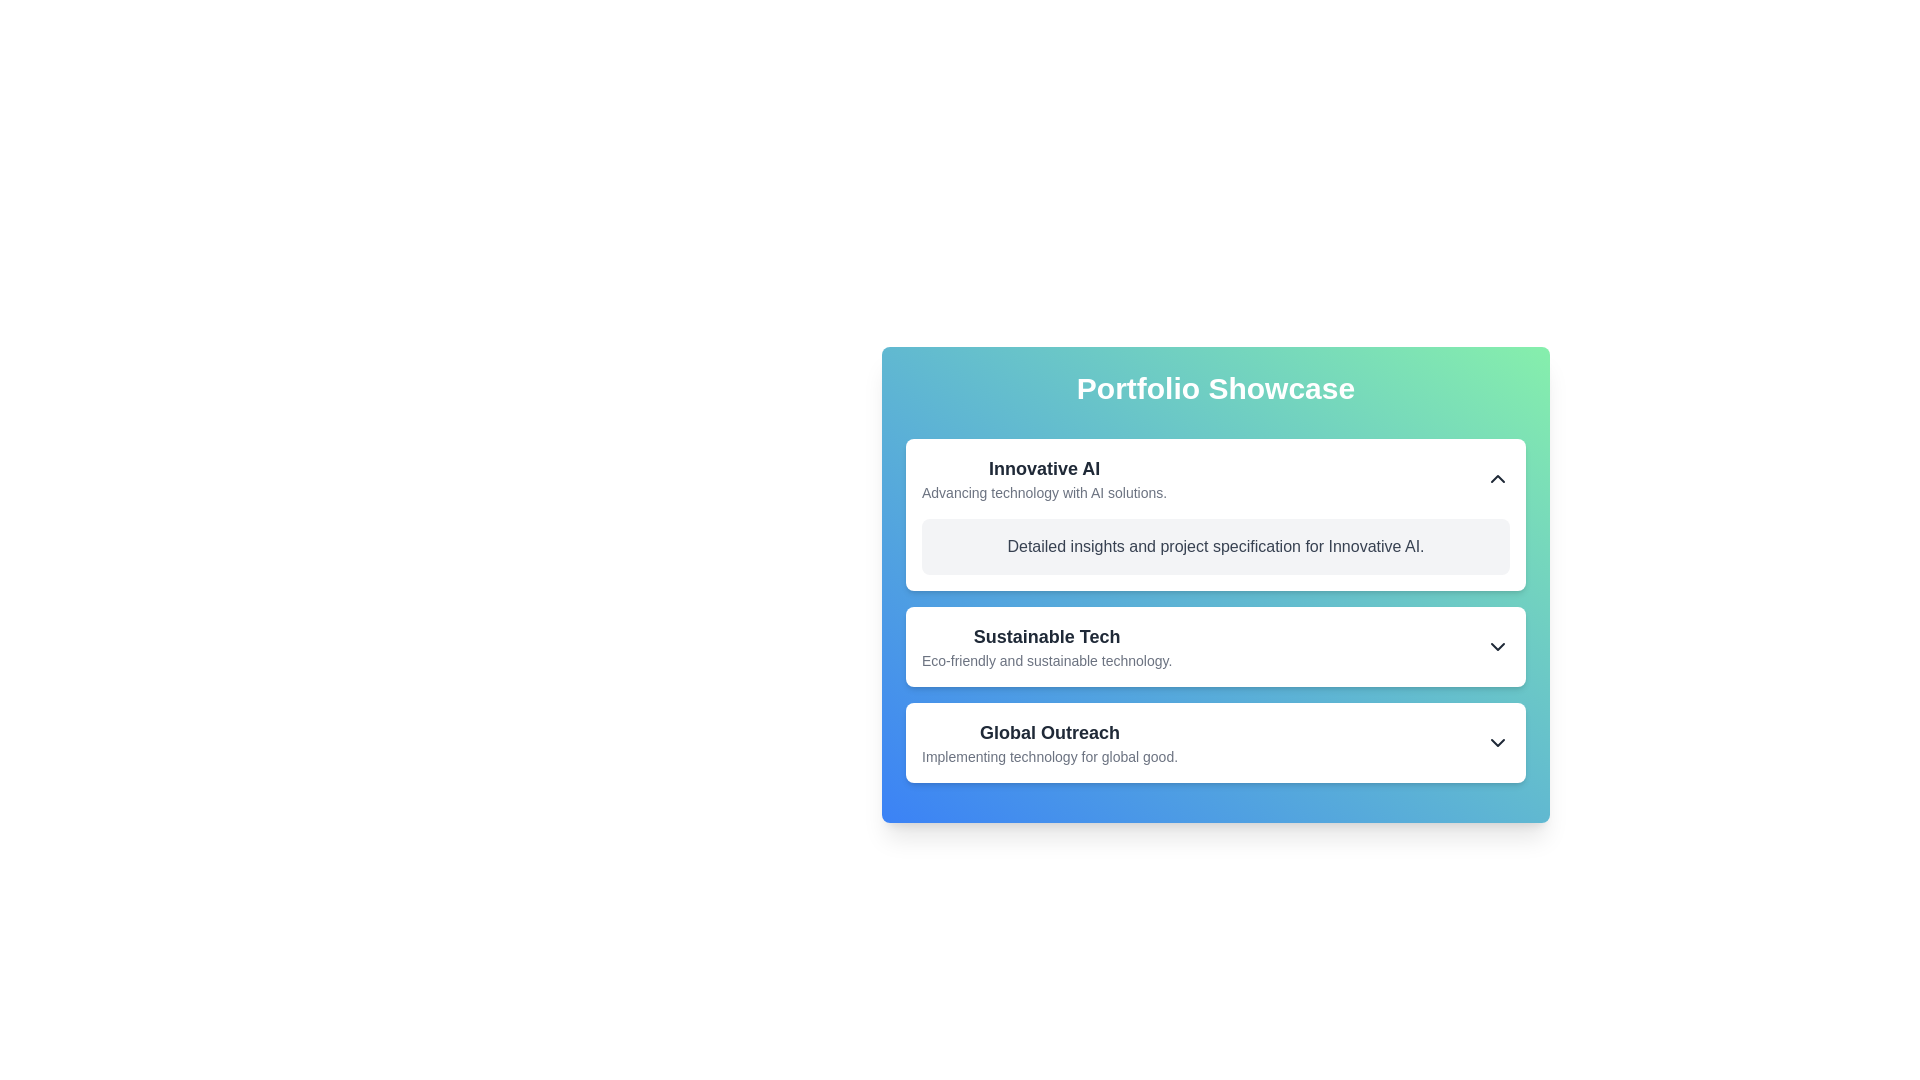  Describe the element at coordinates (1049, 743) in the screenshot. I see `the text block representing the title and description of the portfolio card for 'Global Outreach', located in the bottom portion of the card, which is the third card in the list` at that location.